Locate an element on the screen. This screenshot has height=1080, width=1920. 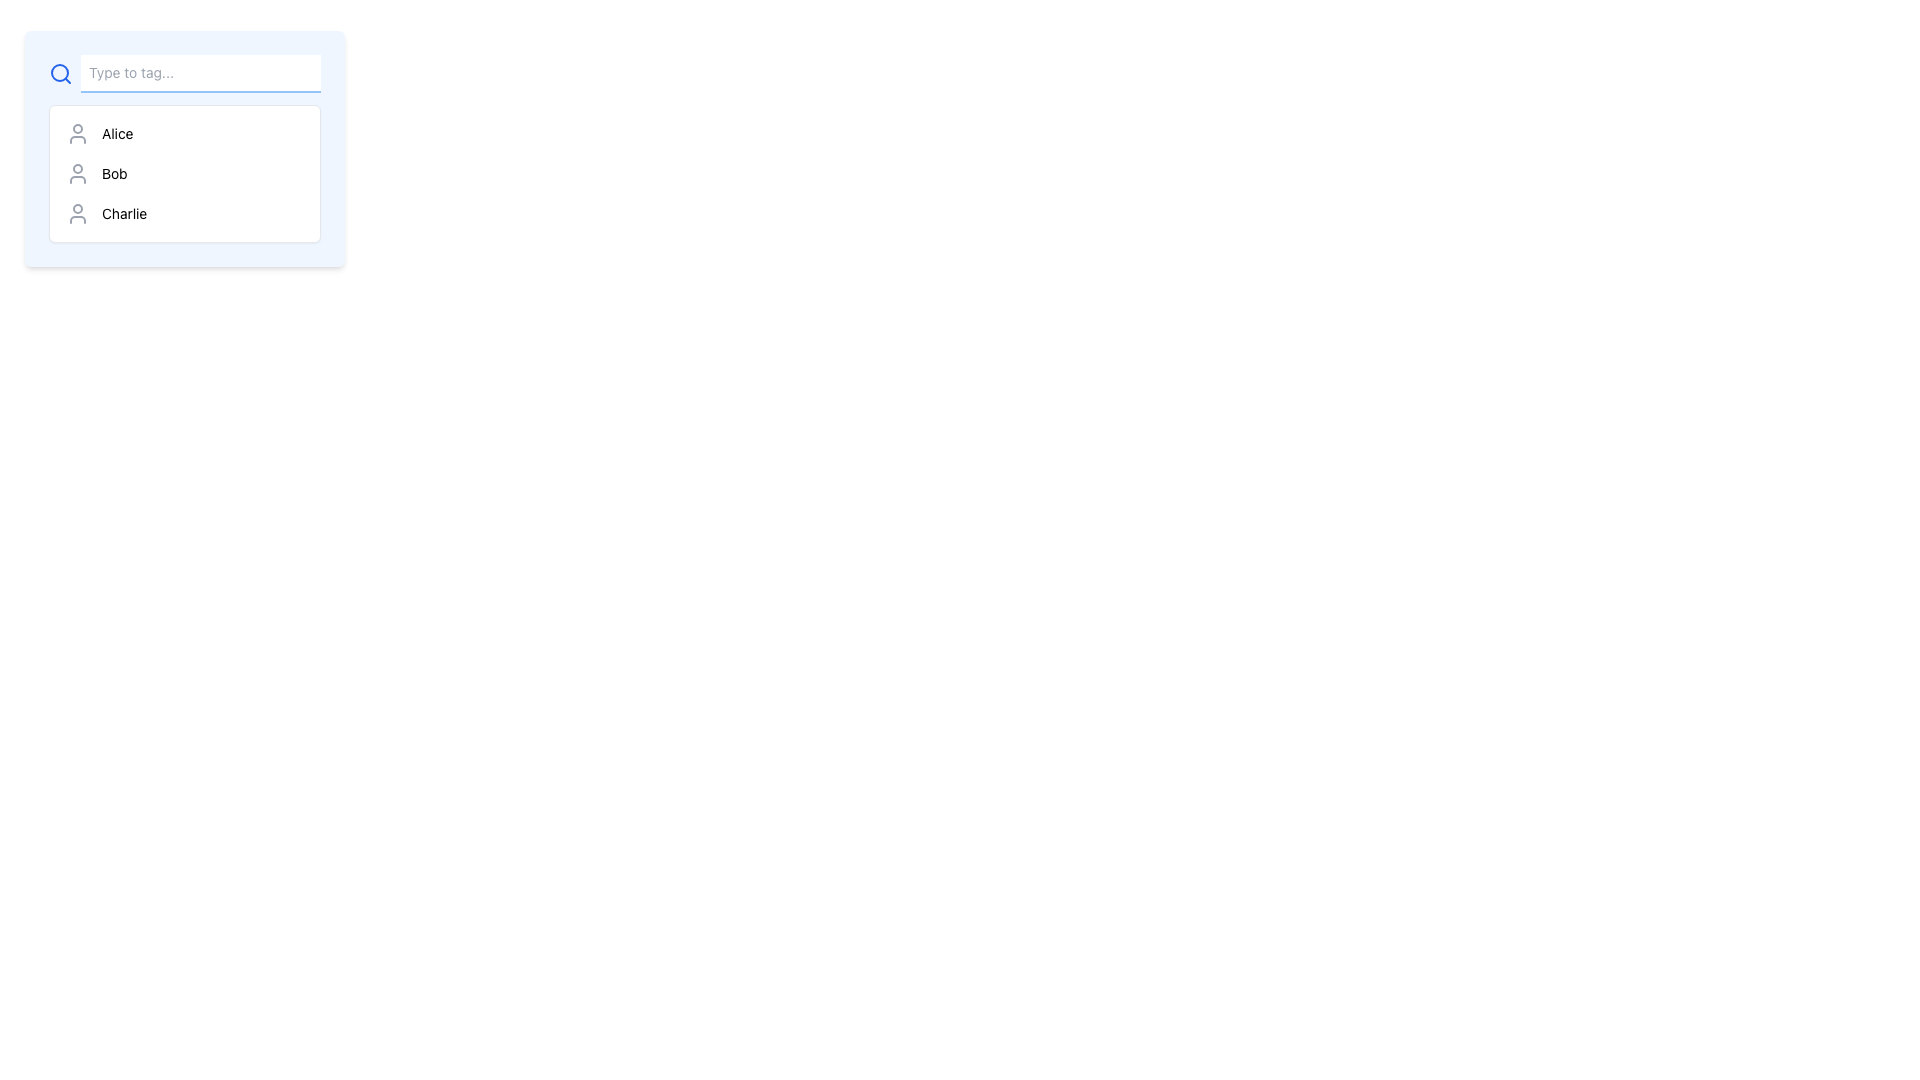
the text 'Charlie', which is the last item in a list of names, visually aligned with a user icon to its left is located at coordinates (123, 213).